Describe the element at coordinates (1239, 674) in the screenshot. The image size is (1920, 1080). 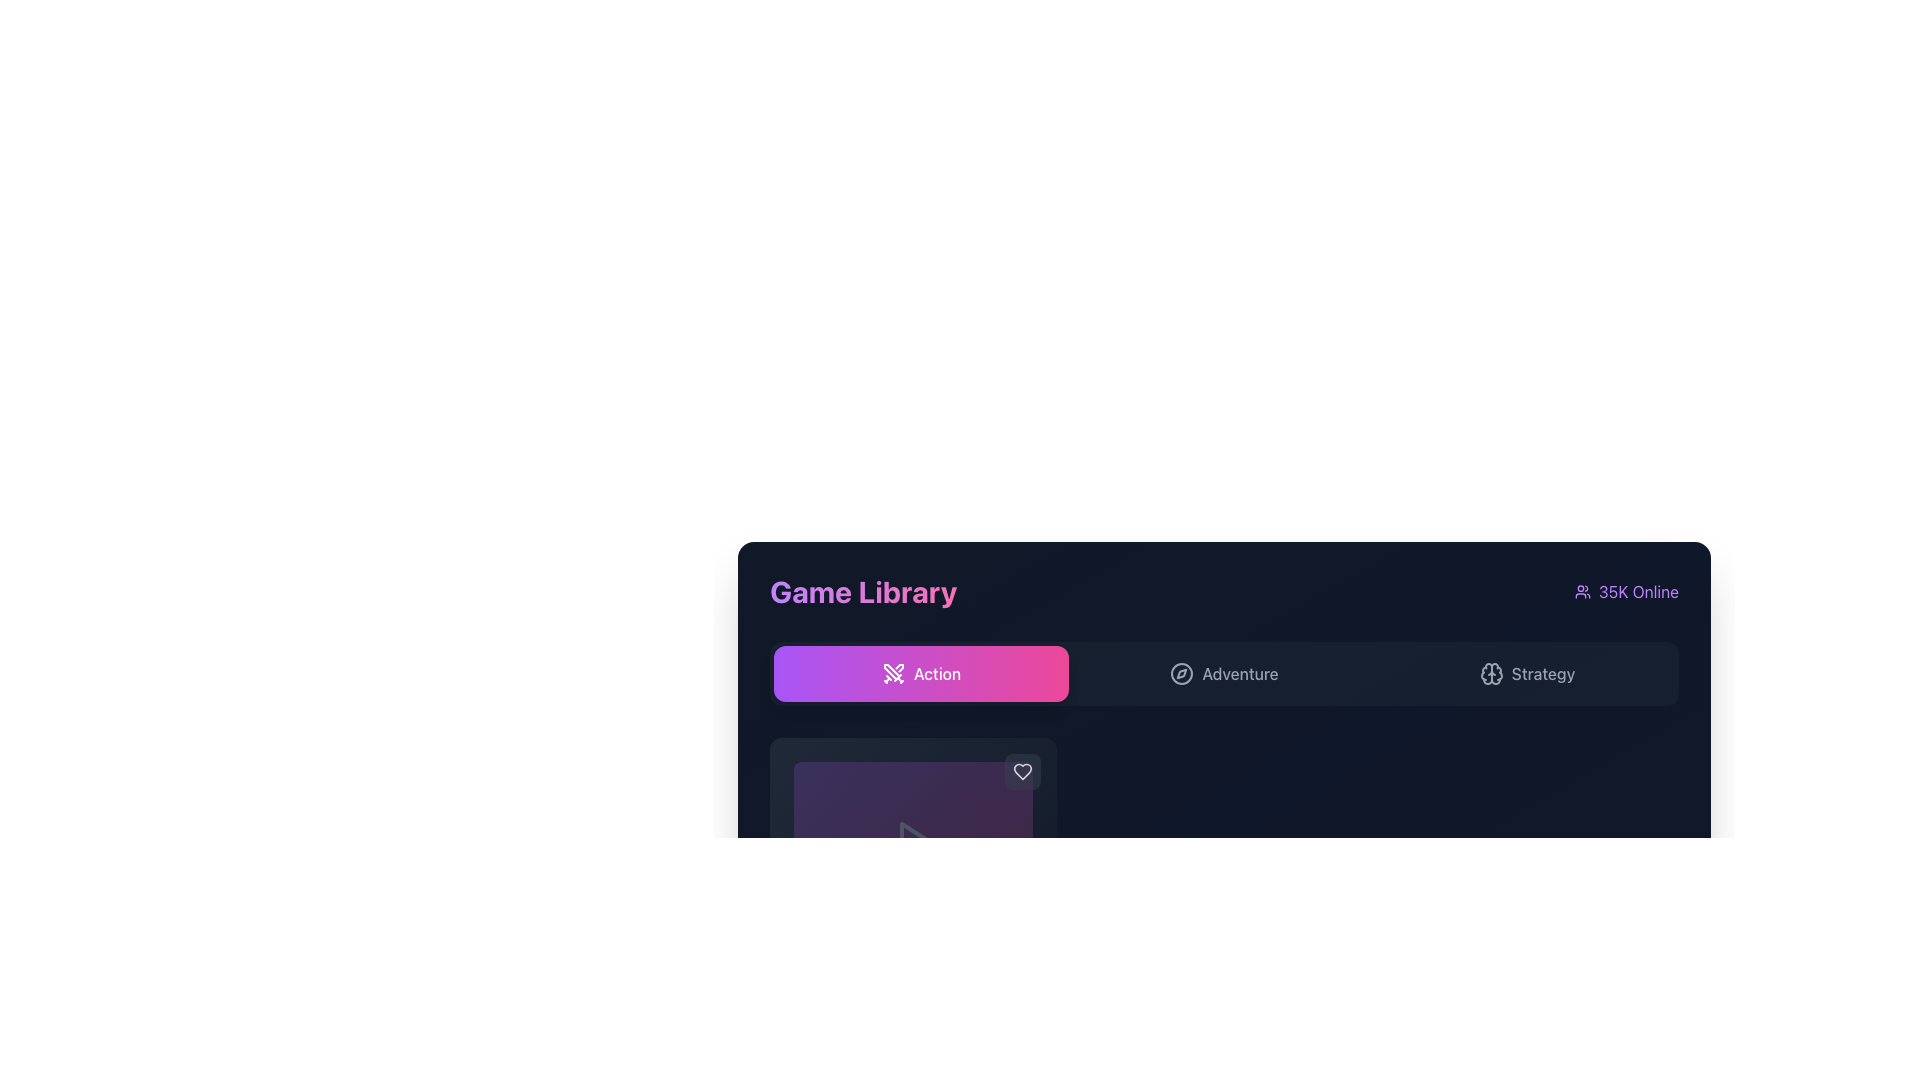
I see `the 'Adventure' text label located centrally within the navigational button, positioned between the 'Action' and 'Strategy' buttons` at that location.